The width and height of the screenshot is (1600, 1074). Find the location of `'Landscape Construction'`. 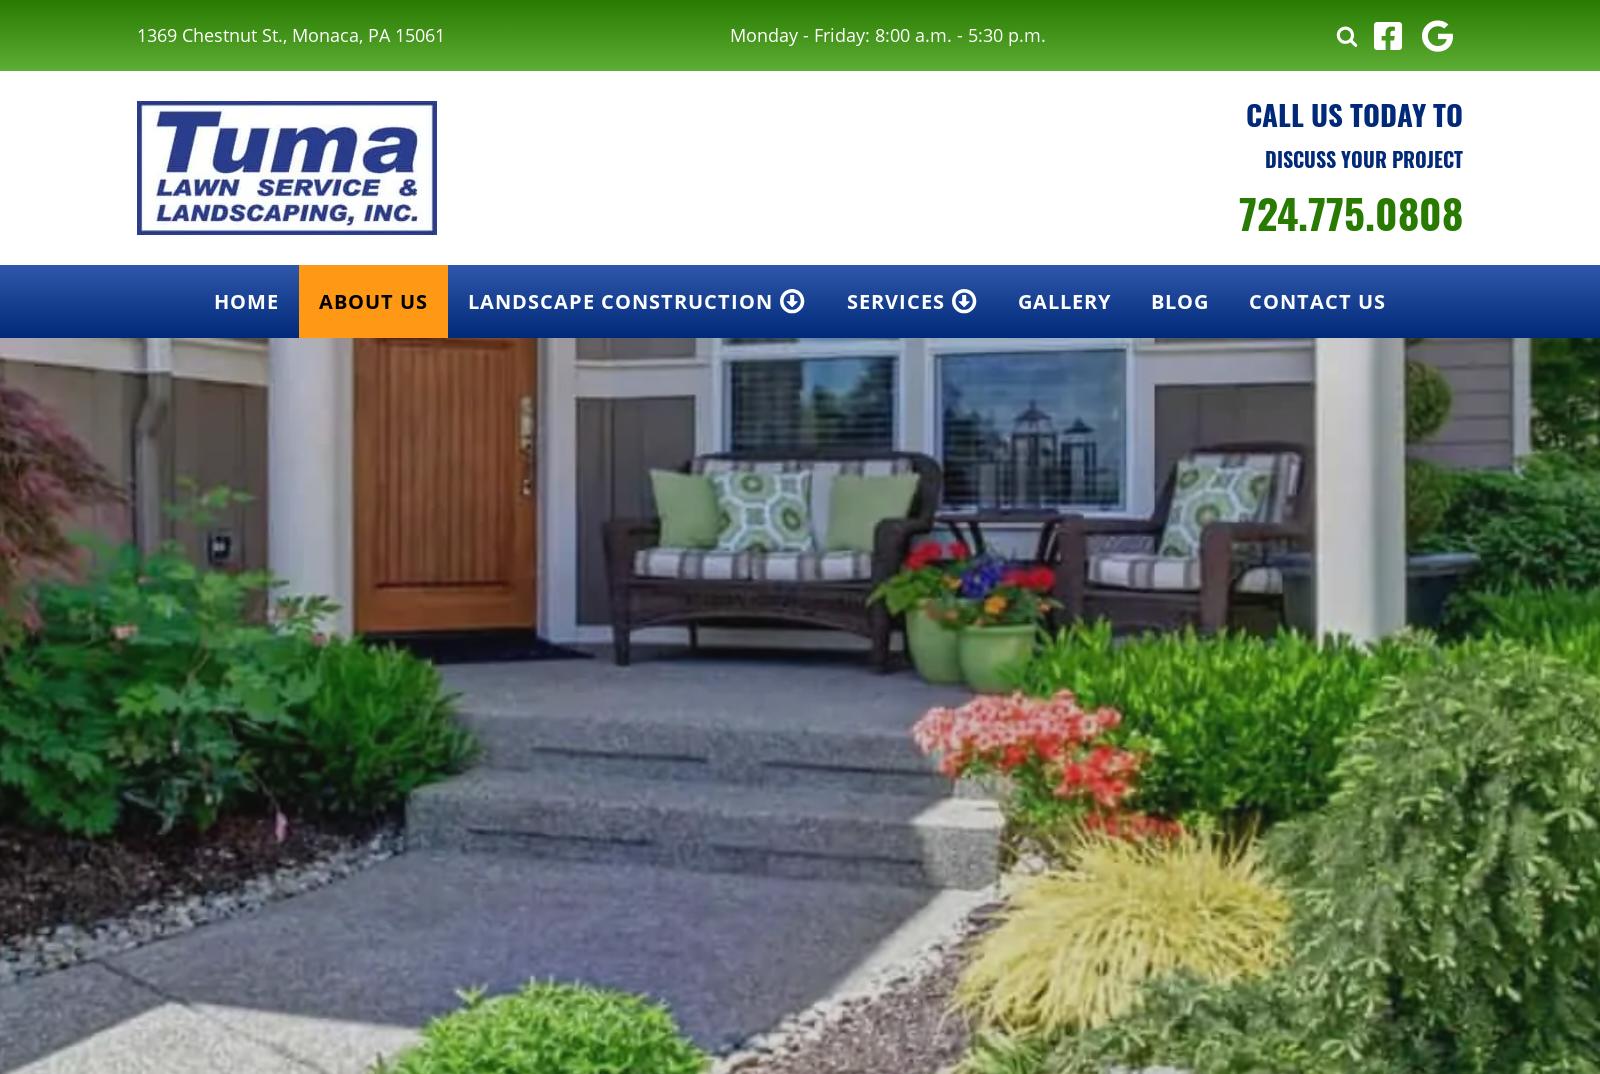

'Landscape Construction' is located at coordinates (620, 301).